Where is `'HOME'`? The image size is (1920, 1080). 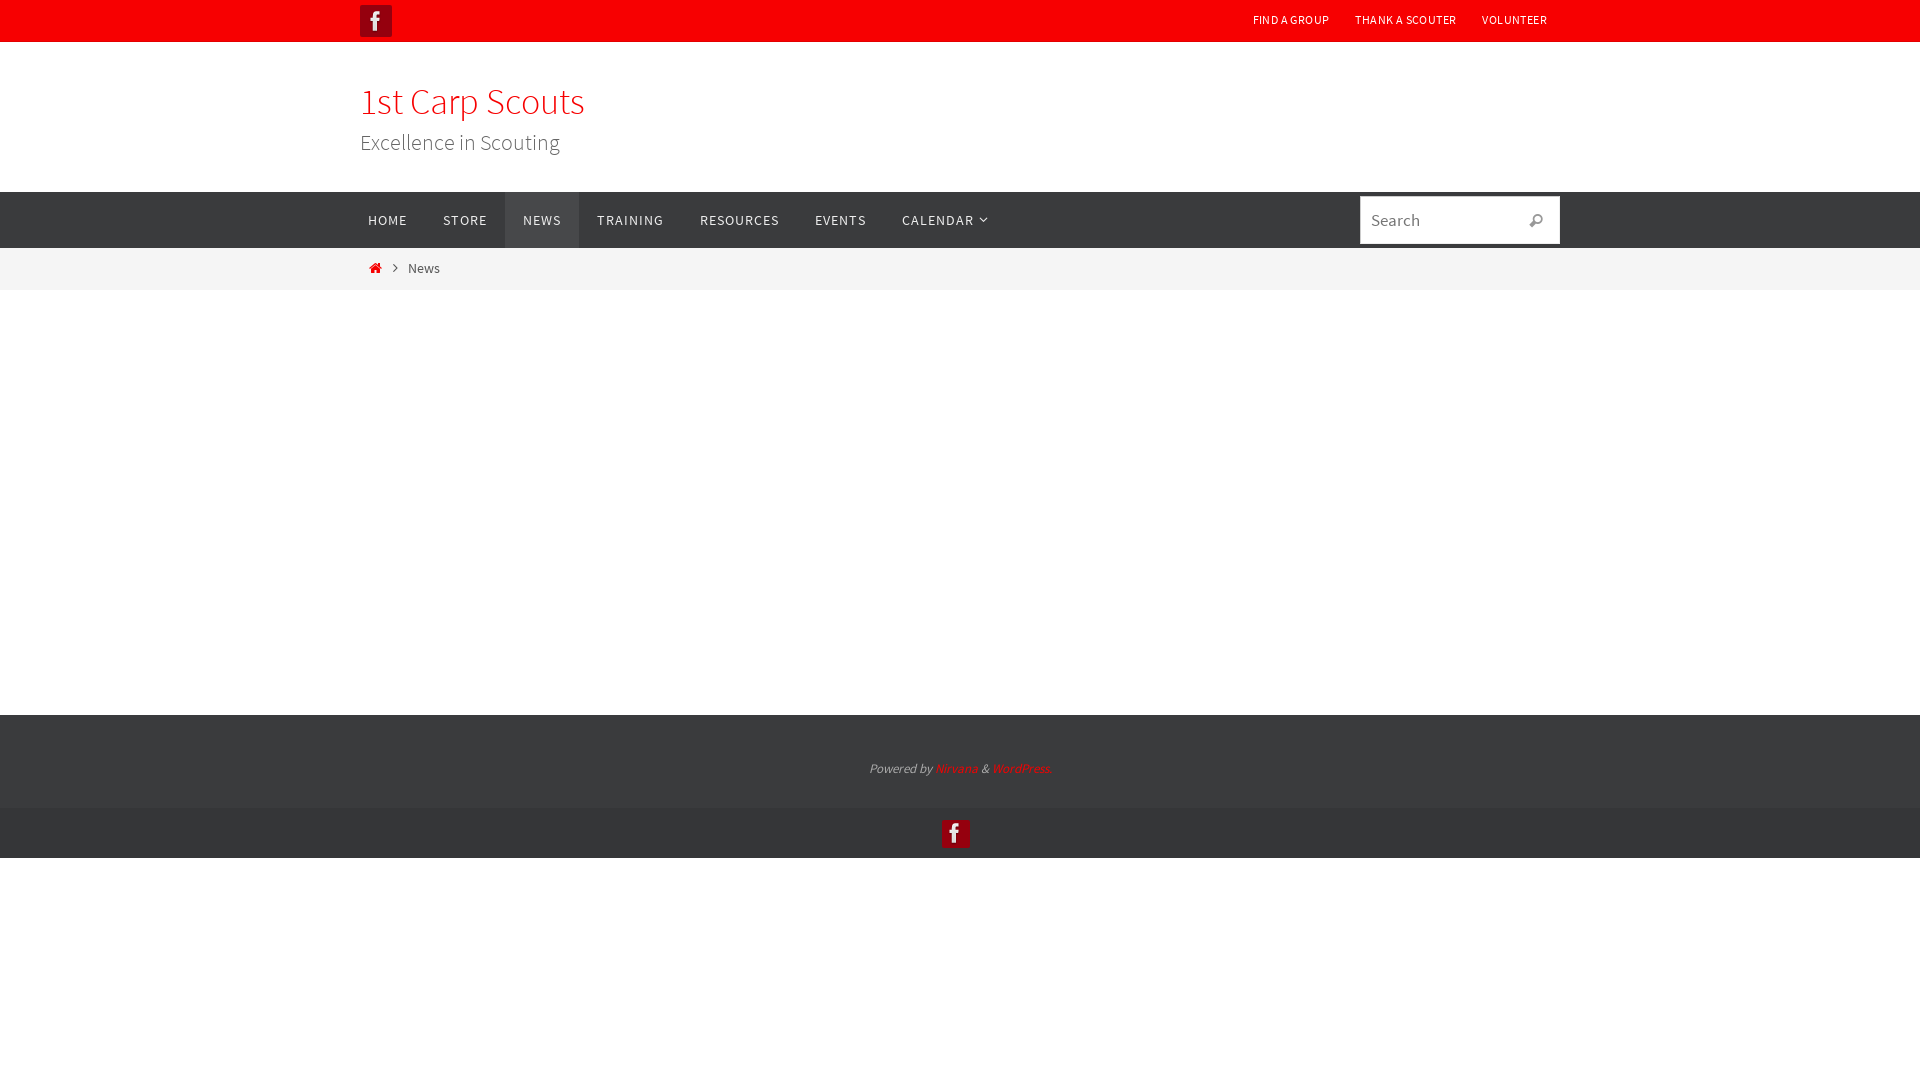
'HOME' is located at coordinates (387, 219).